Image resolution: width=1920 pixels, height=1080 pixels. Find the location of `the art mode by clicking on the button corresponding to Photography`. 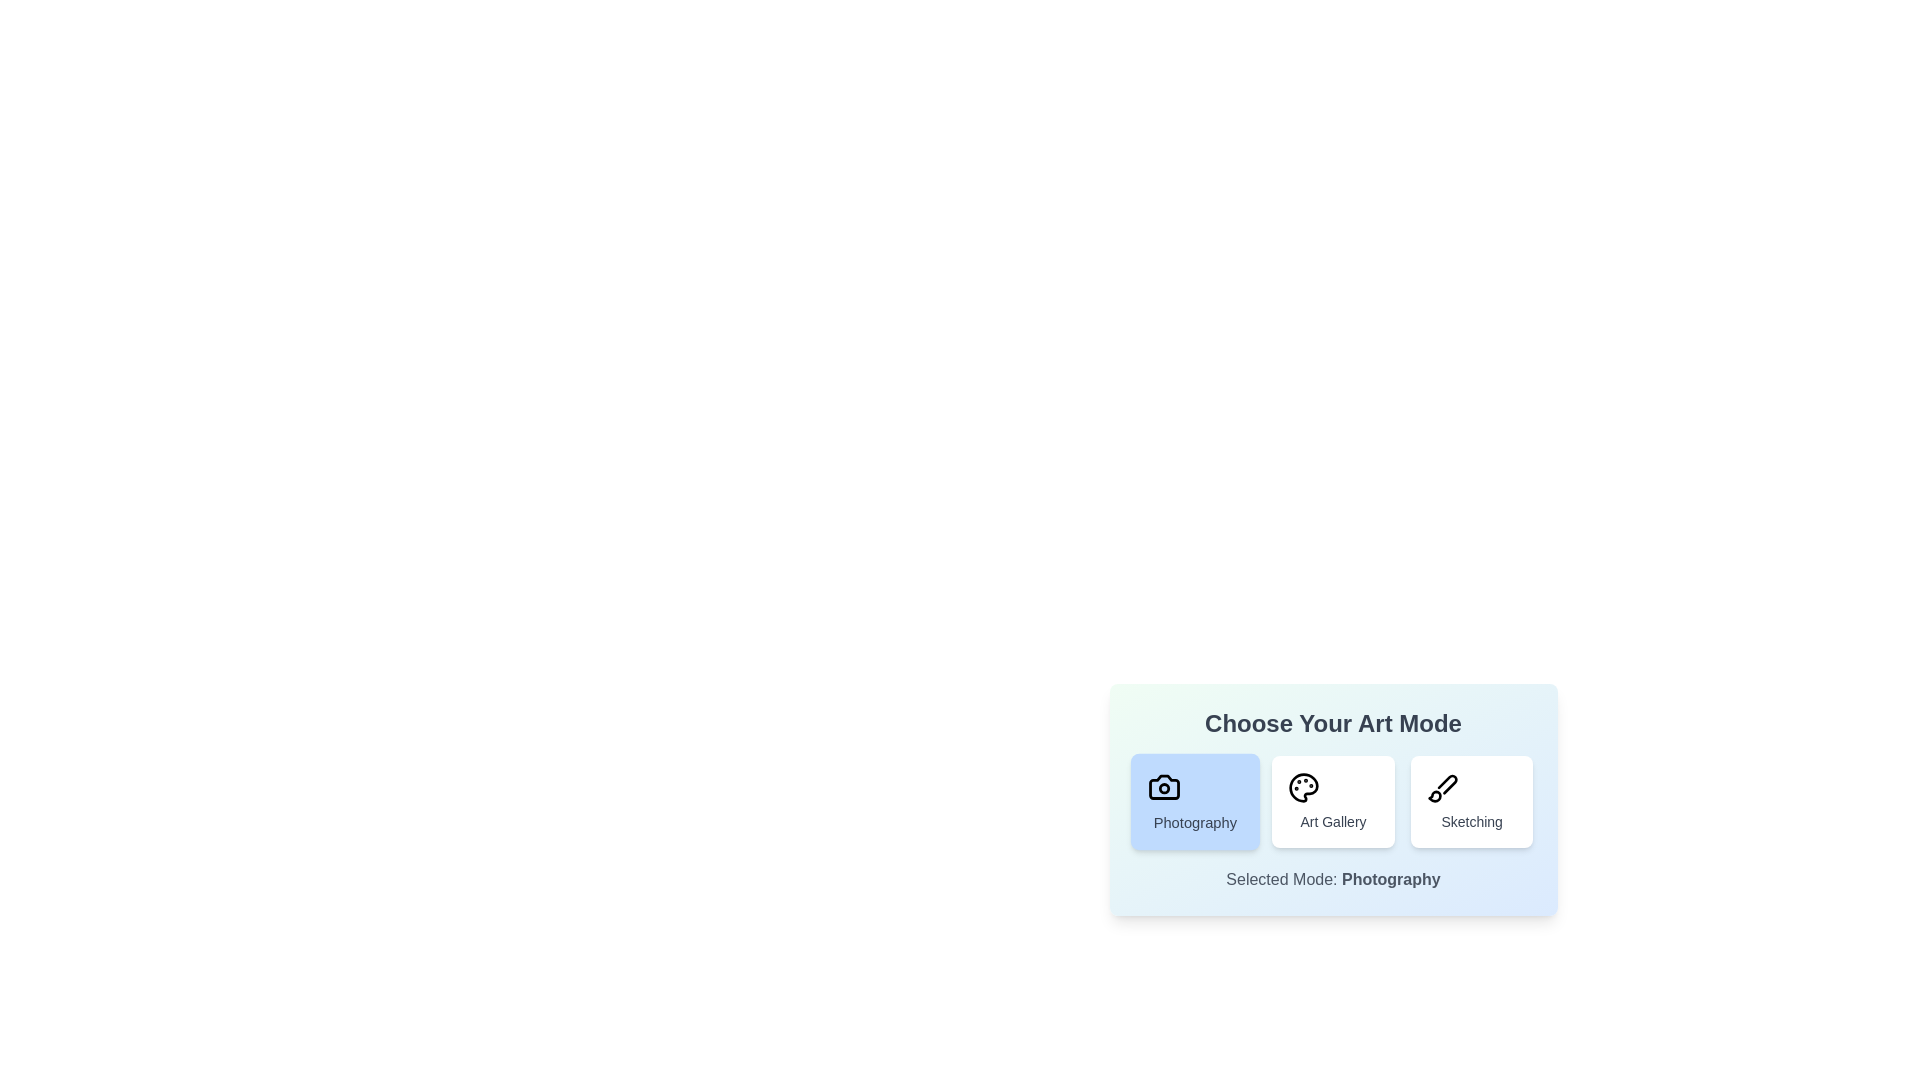

the art mode by clicking on the button corresponding to Photography is located at coordinates (1194, 801).